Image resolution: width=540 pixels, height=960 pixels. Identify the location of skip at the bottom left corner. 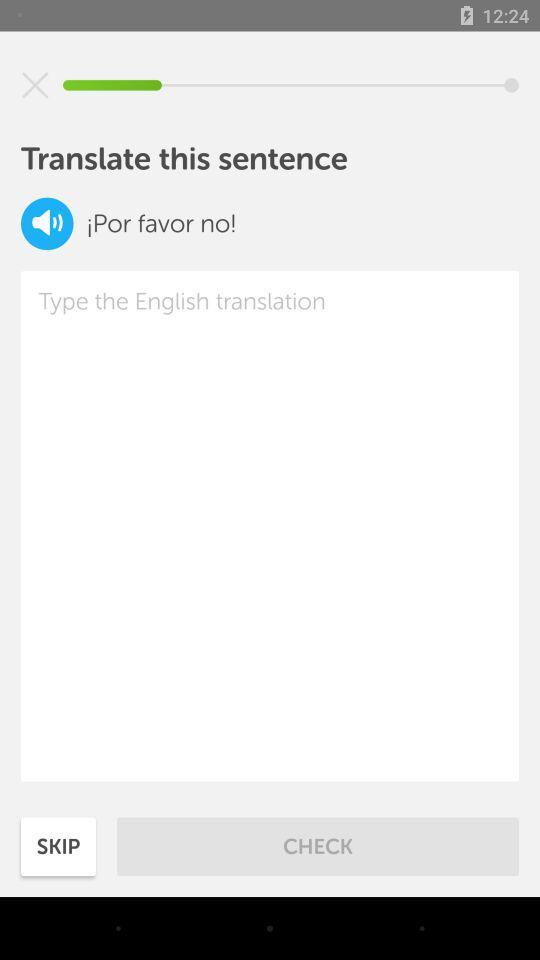
(58, 845).